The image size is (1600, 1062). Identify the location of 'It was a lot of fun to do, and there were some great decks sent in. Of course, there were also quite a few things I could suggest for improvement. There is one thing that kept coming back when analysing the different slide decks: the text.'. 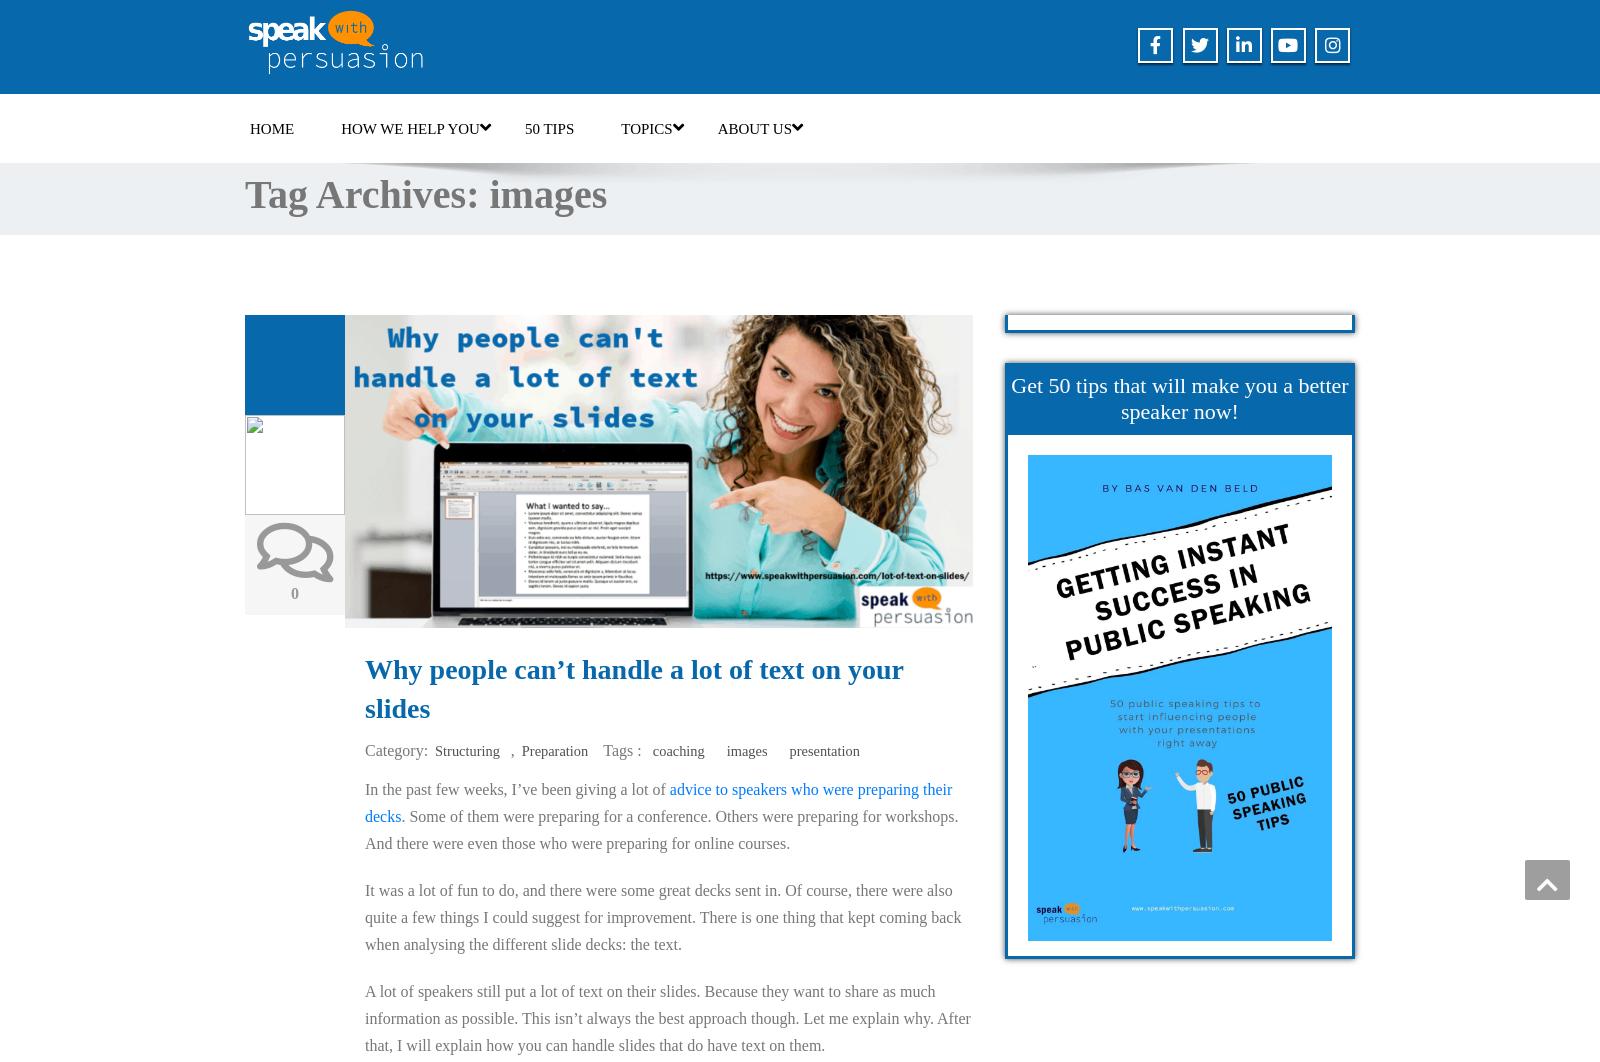
(663, 916).